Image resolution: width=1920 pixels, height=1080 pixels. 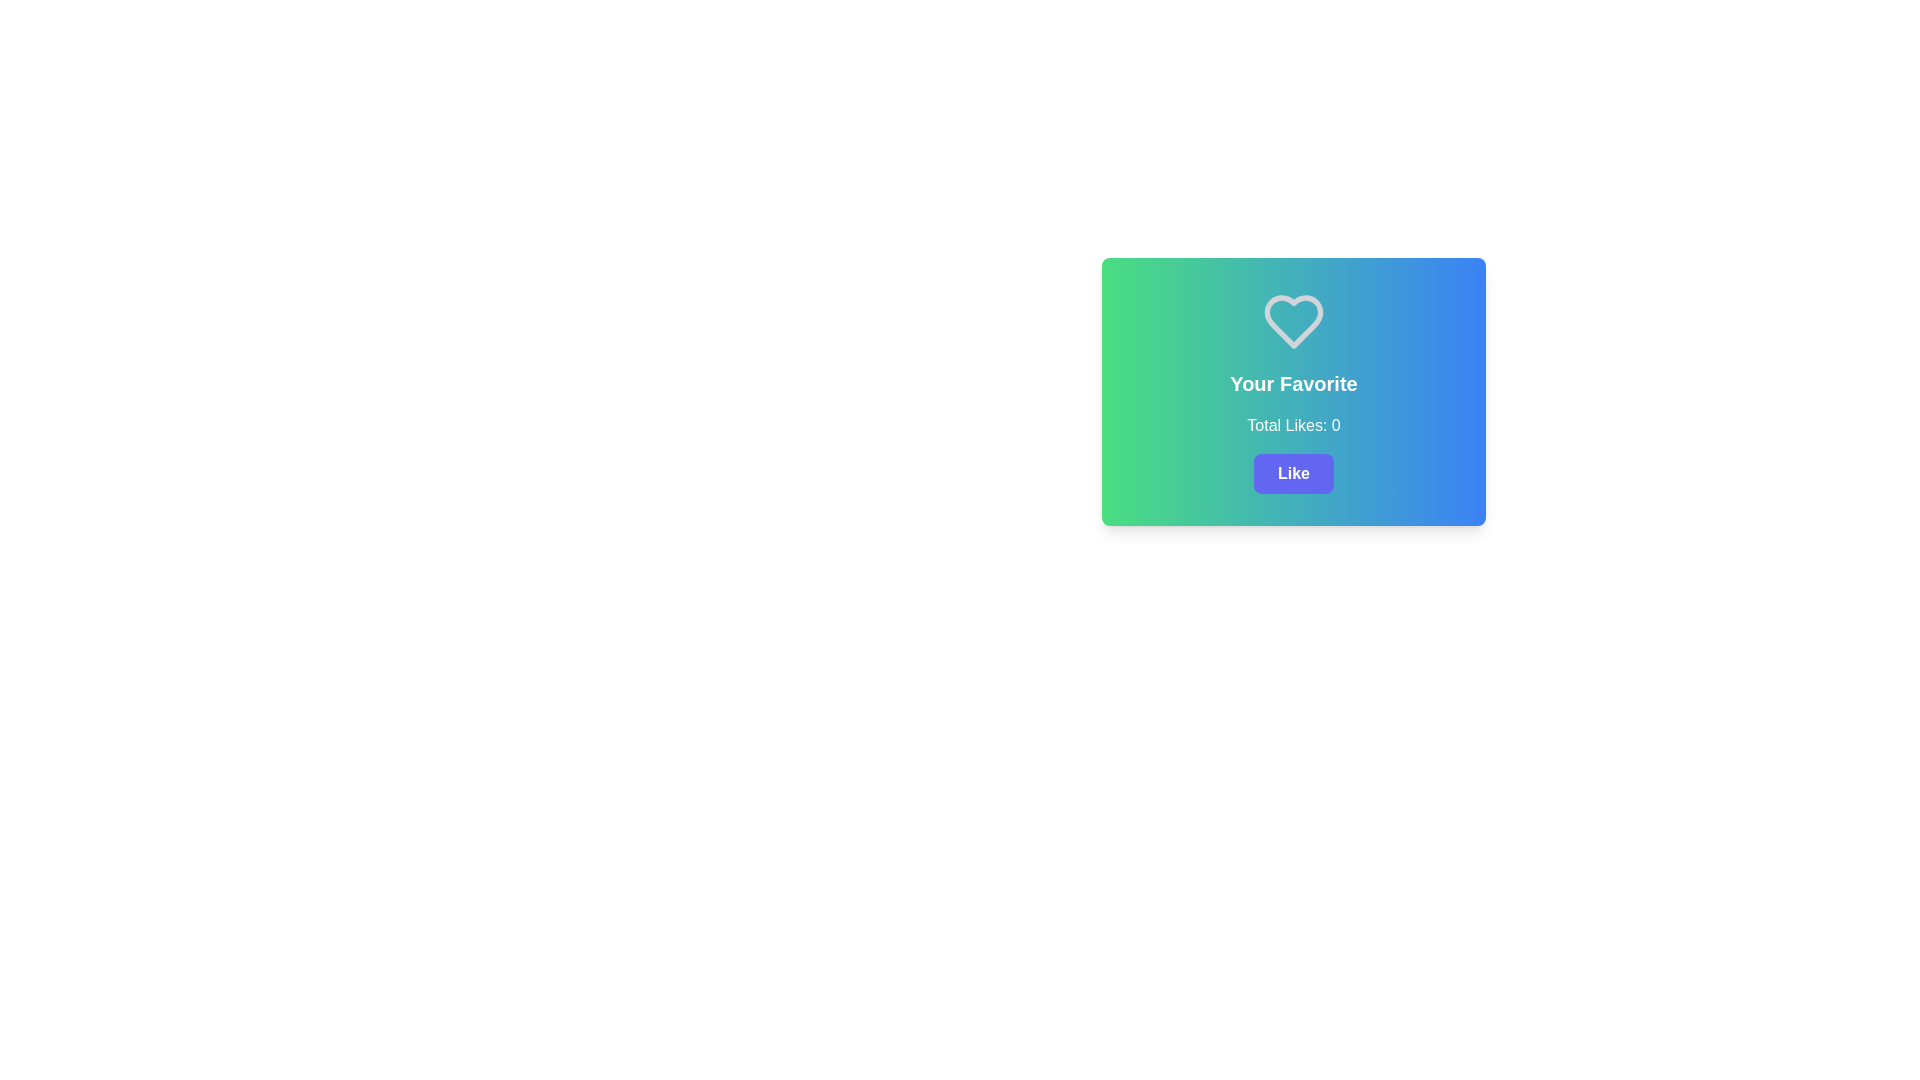 What do you see at coordinates (1294, 424) in the screenshot?
I see `the Text Label displaying the total number of likes, which is currently 0, located below the 'Your Favorite' text and above the 'Like' button in the centered card UI component` at bounding box center [1294, 424].